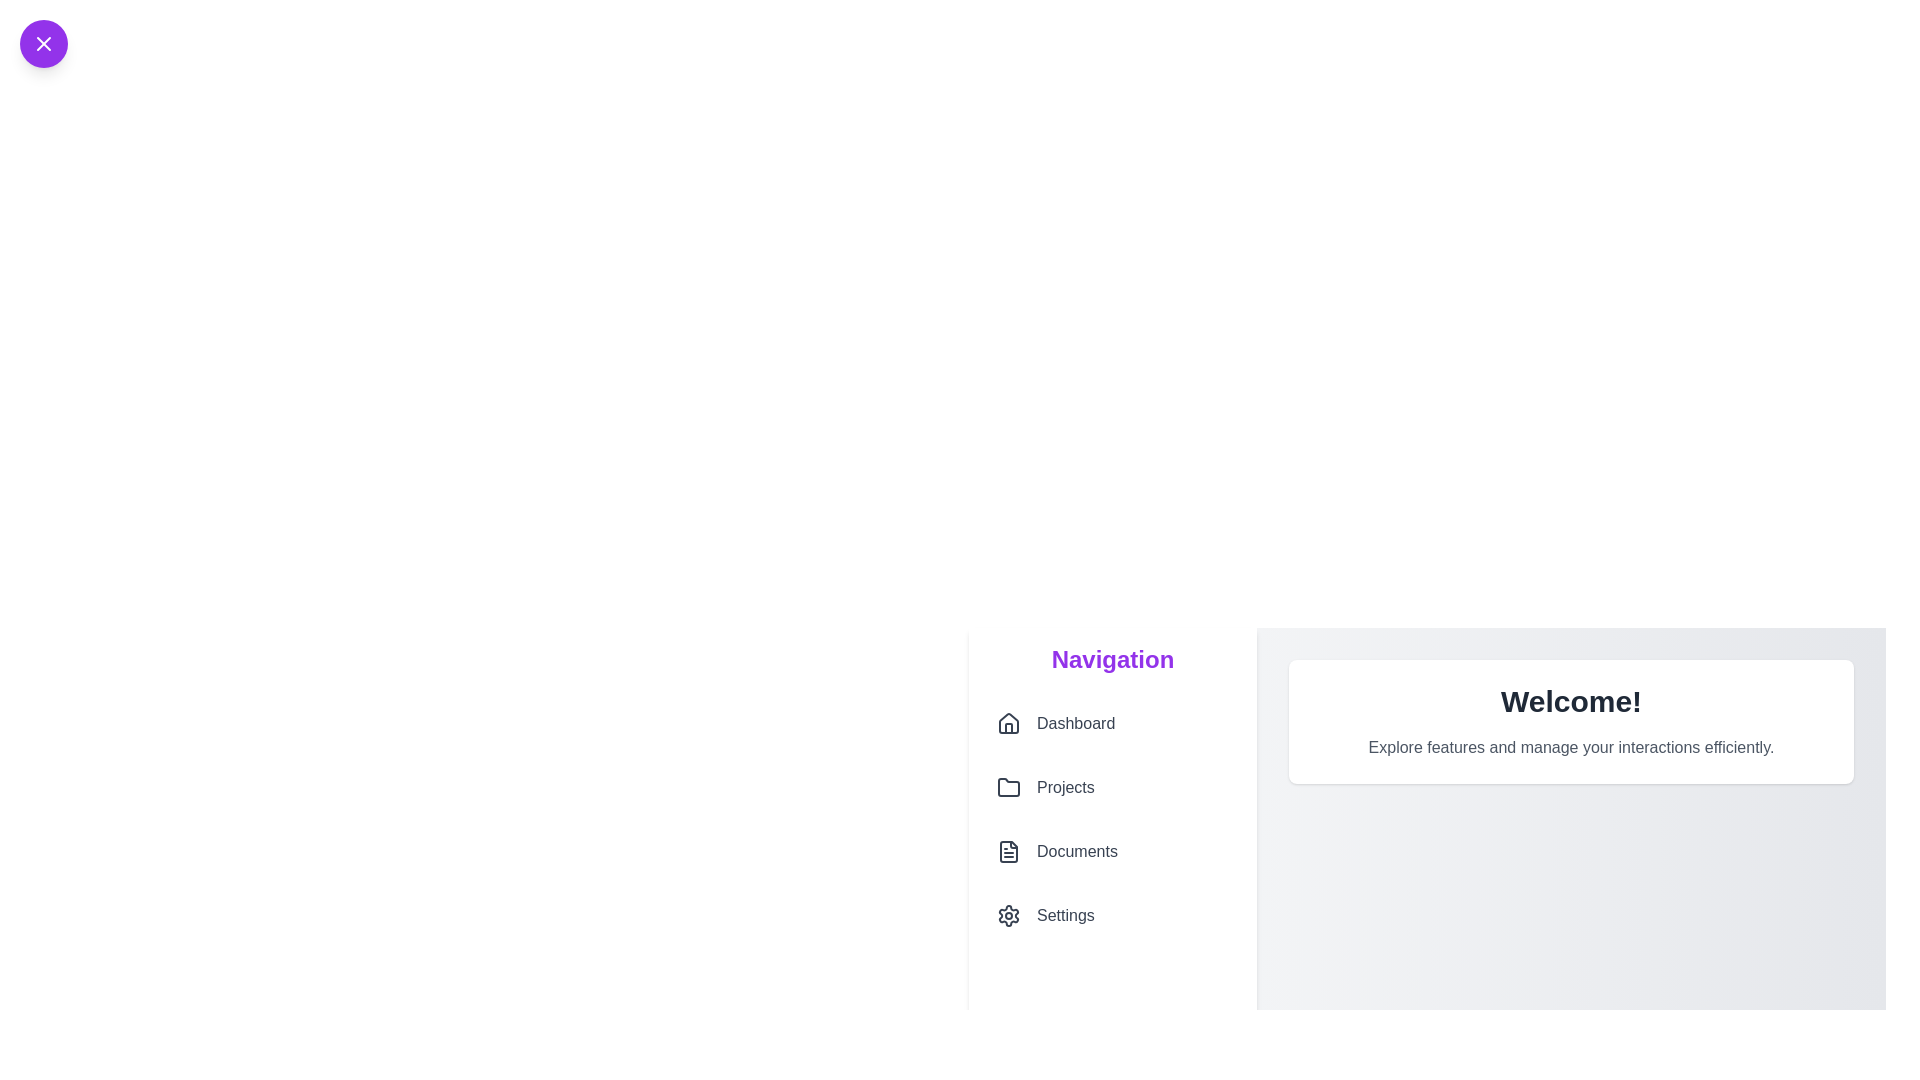 This screenshot has width=1920, height=1080. I want to click on the navigation menu item Documents, so click(1112, 852).